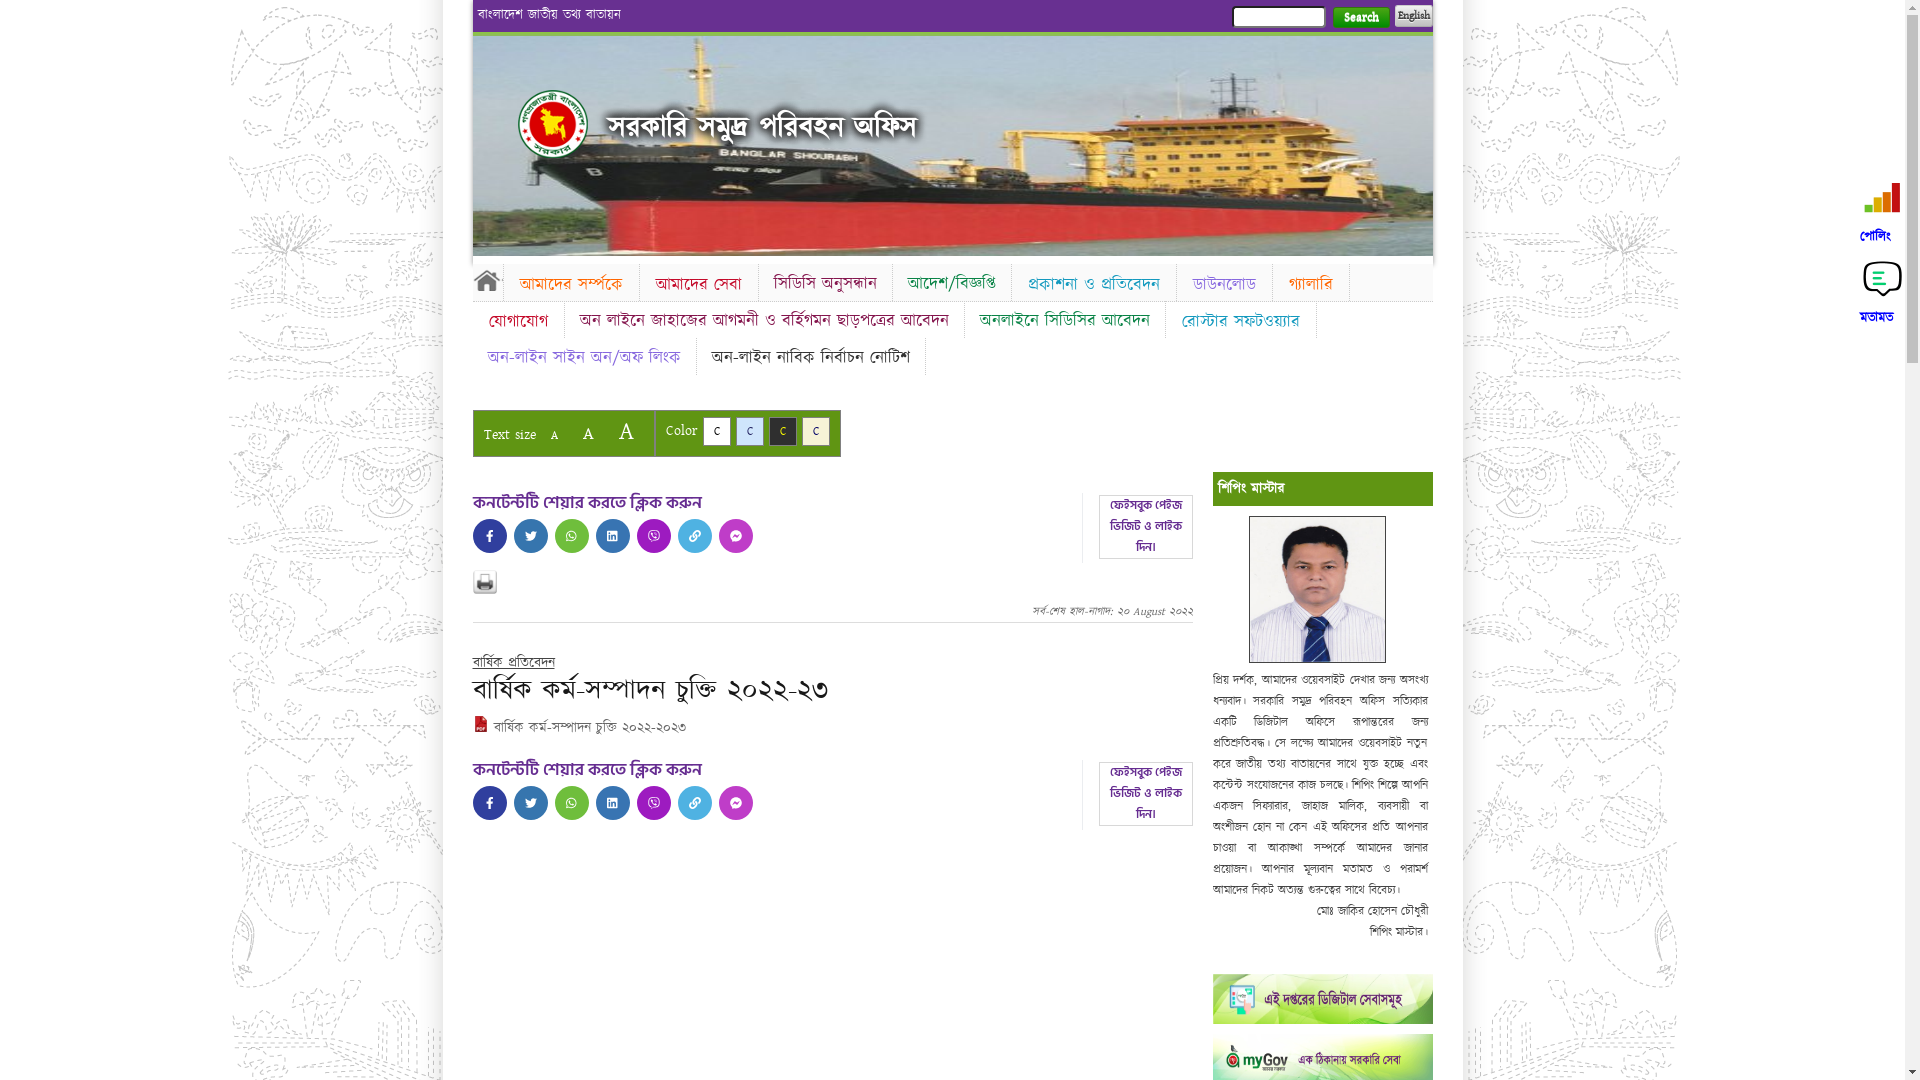  Describe the element at coordinates (816, 430) in the screenshot. I see `'C'` at that location.